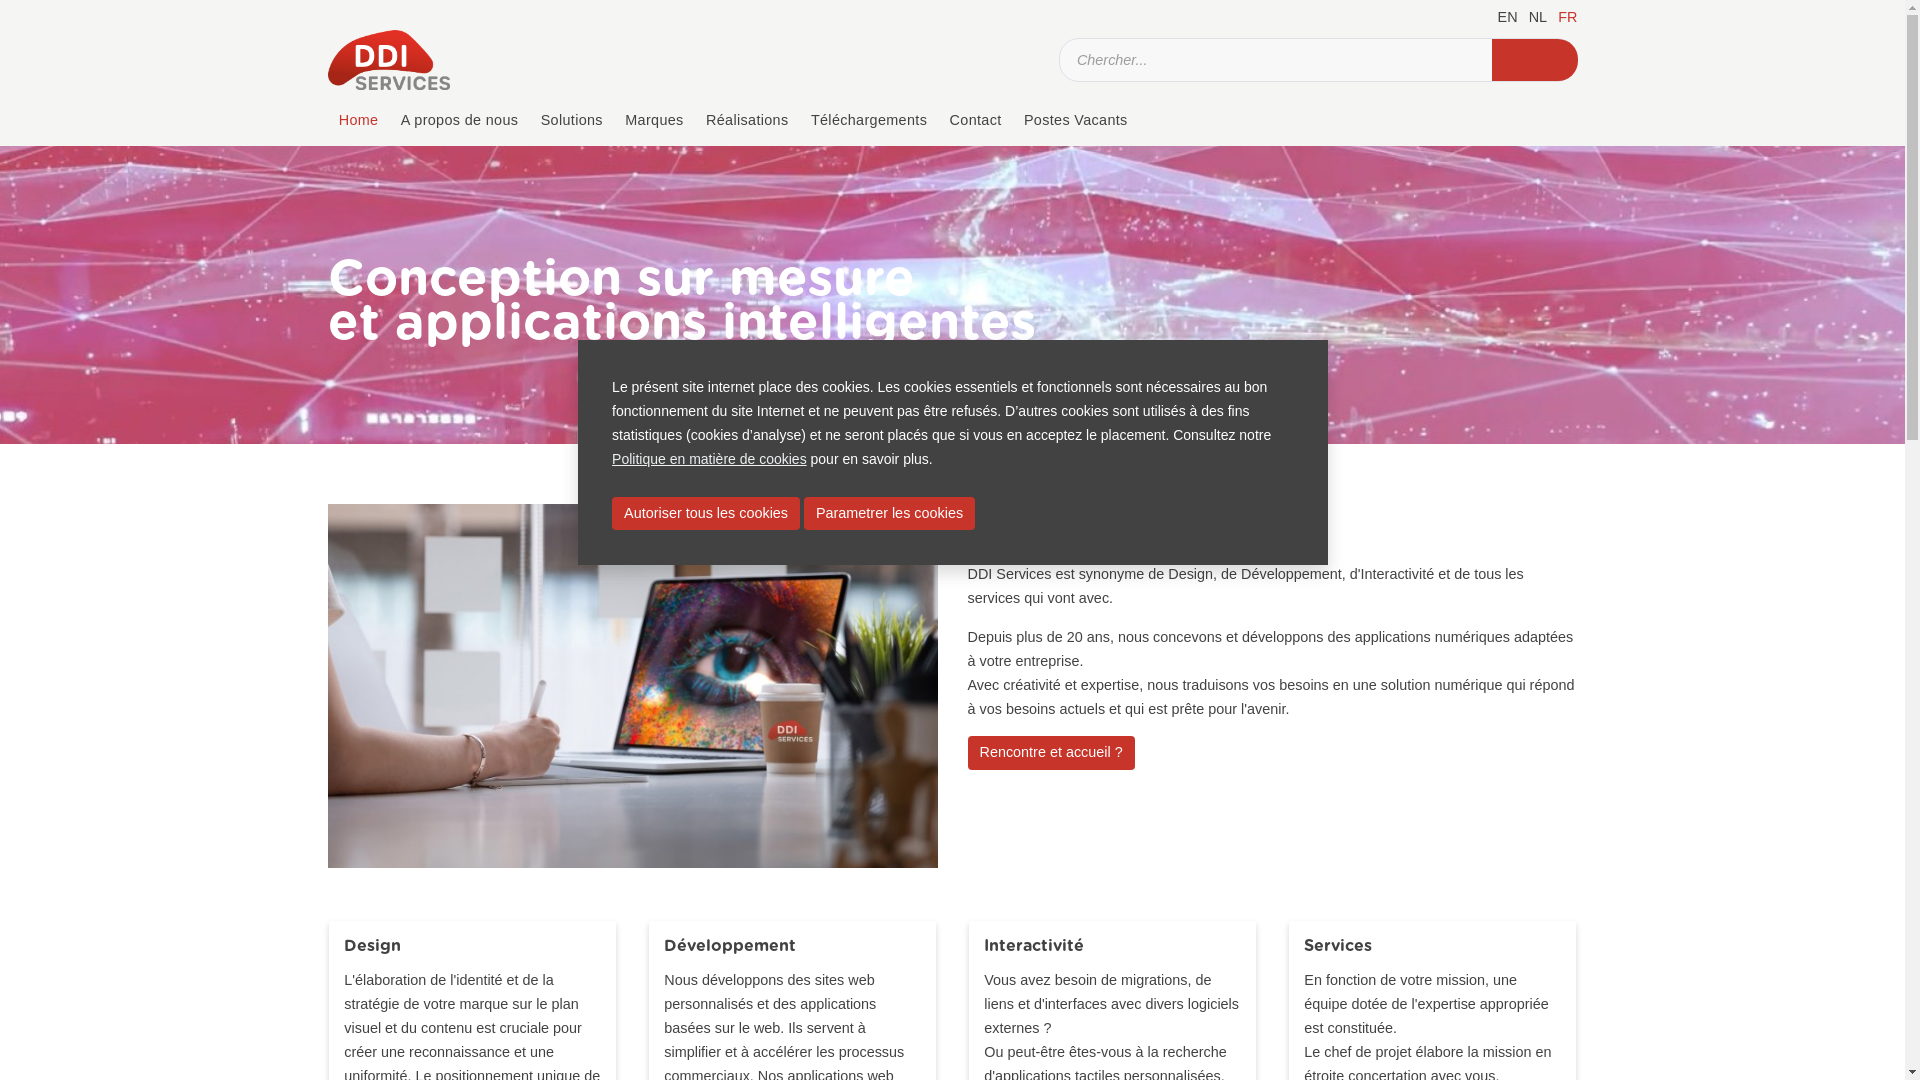 The height and width of the screenshot is (1080, 1920). I want to click on 'Home', so click(327, 120).